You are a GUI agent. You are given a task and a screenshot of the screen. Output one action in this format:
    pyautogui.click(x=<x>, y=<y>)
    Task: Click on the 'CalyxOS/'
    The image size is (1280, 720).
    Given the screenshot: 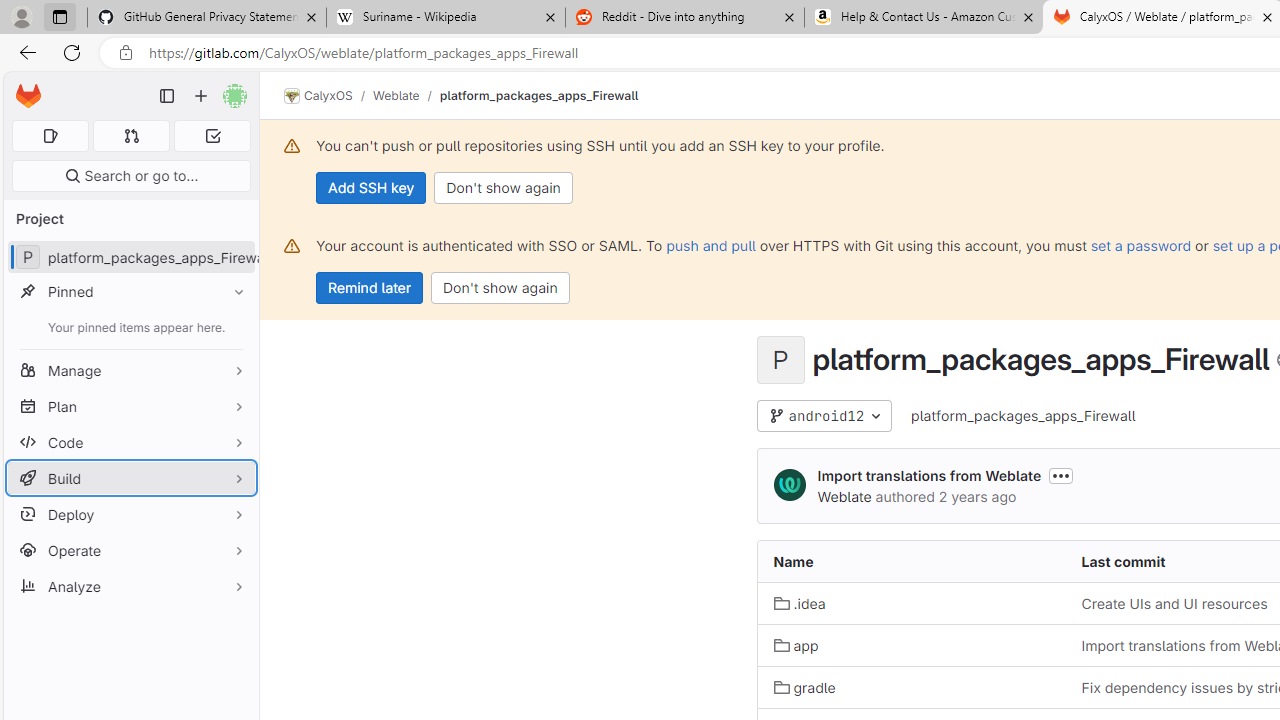 What is the action you would take?
    pyautogui.click(x=328, y=96)
    